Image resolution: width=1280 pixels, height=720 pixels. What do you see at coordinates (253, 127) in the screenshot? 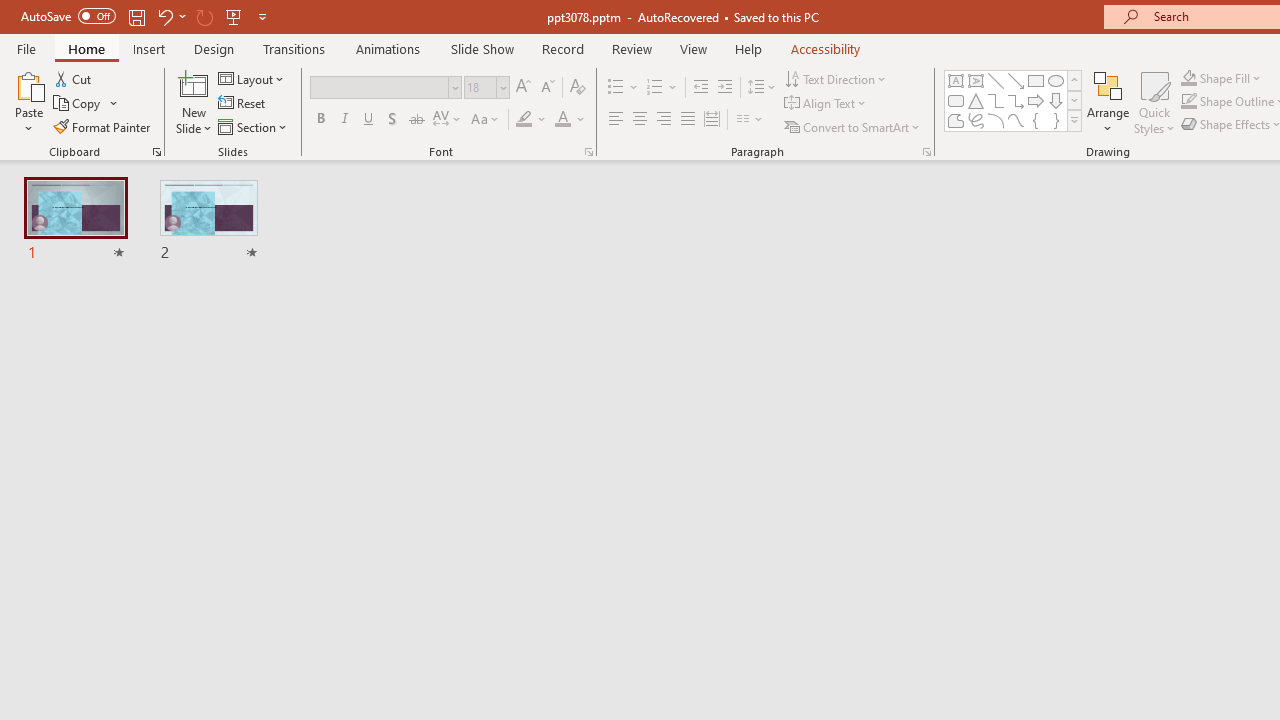
I see `'Section'` at bounding box center [253, 127].